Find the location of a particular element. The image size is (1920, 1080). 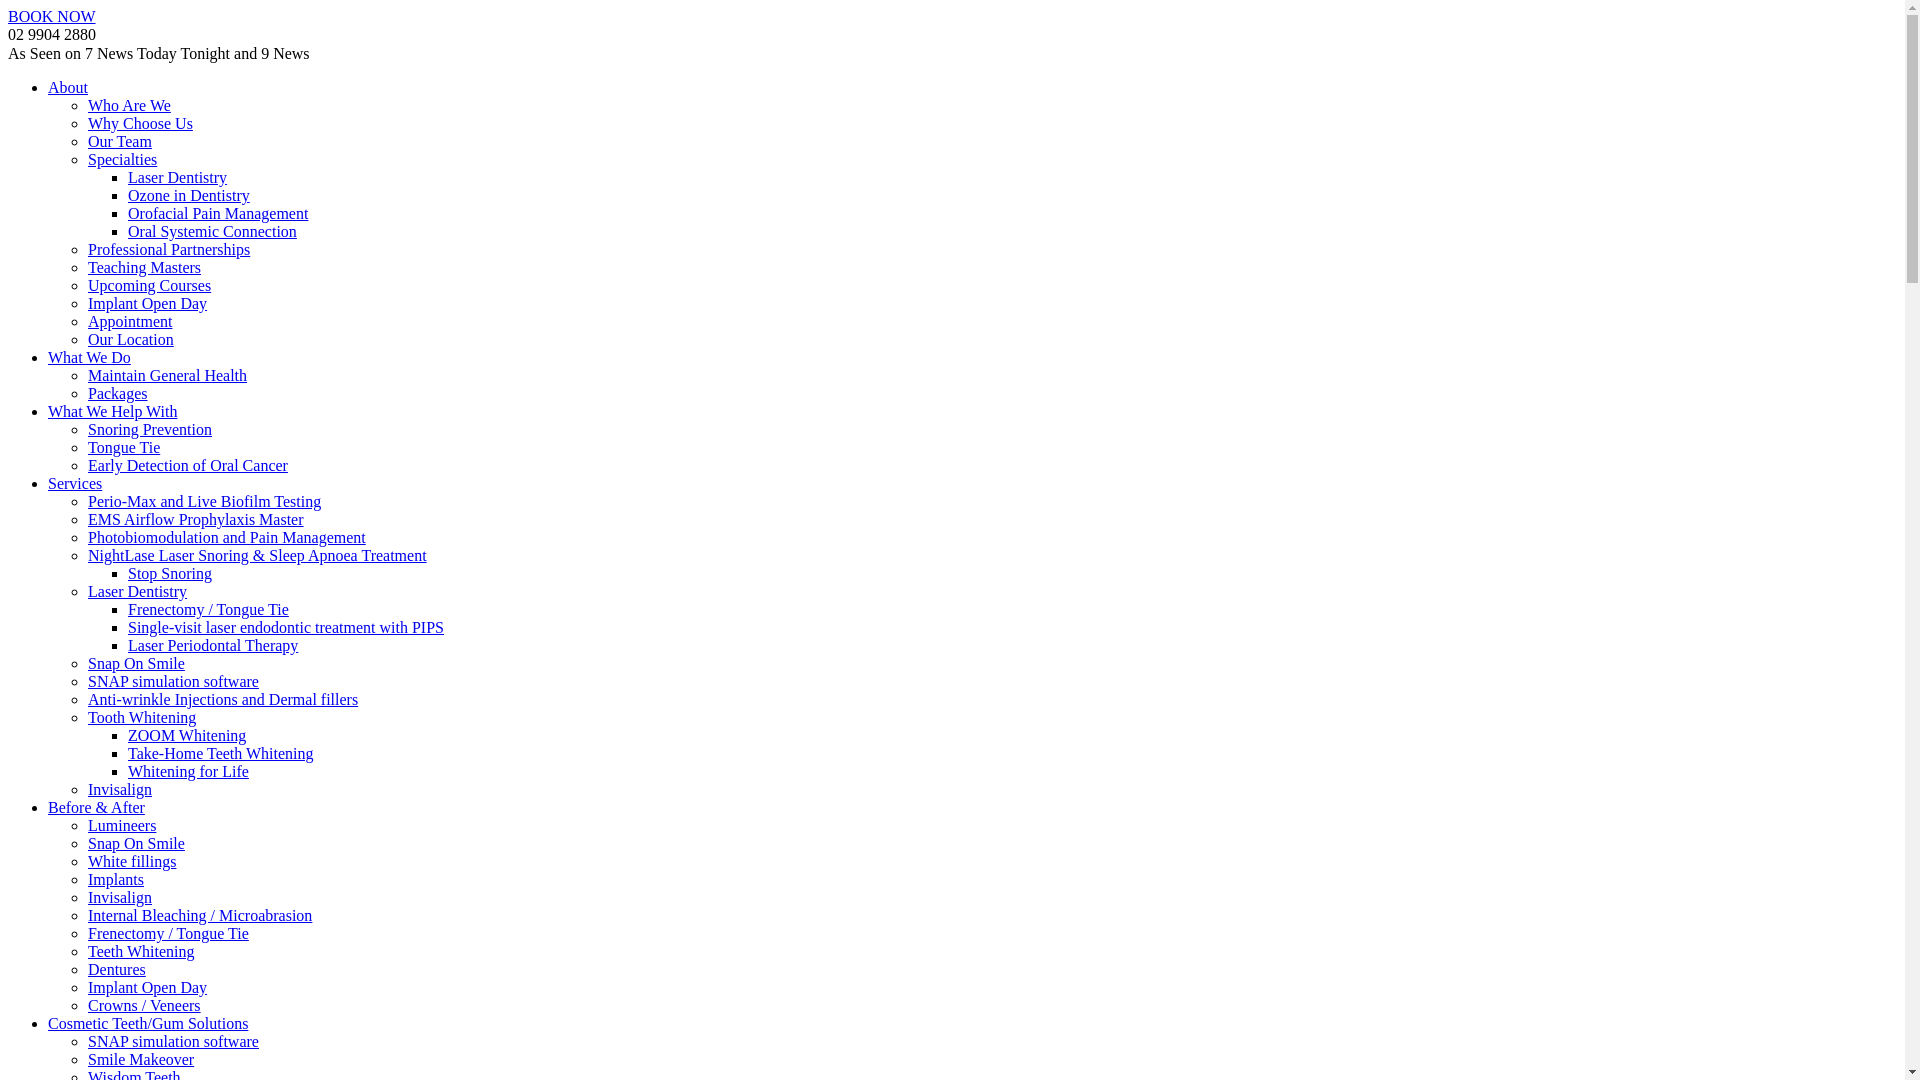

'Our Location' is located at coordinates (129, 338).